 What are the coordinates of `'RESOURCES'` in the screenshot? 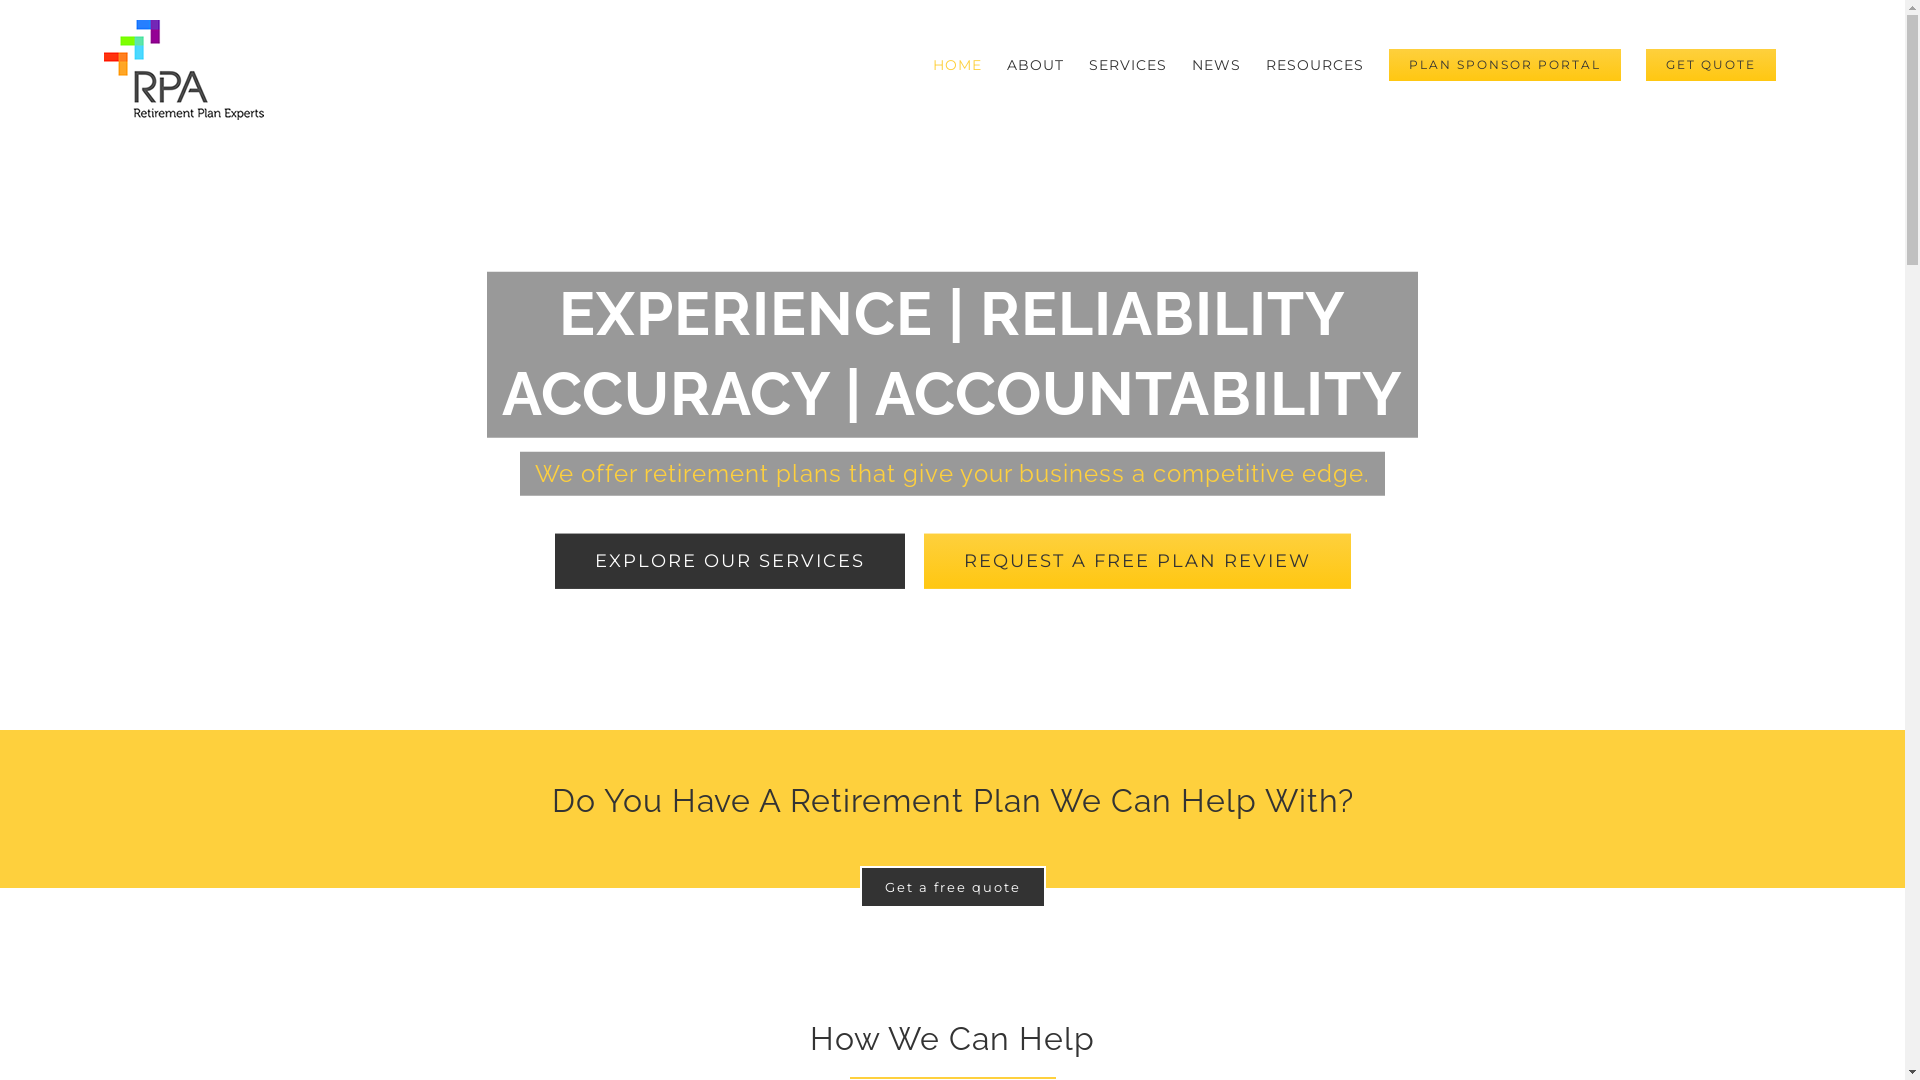 It's located at (1265, 64).